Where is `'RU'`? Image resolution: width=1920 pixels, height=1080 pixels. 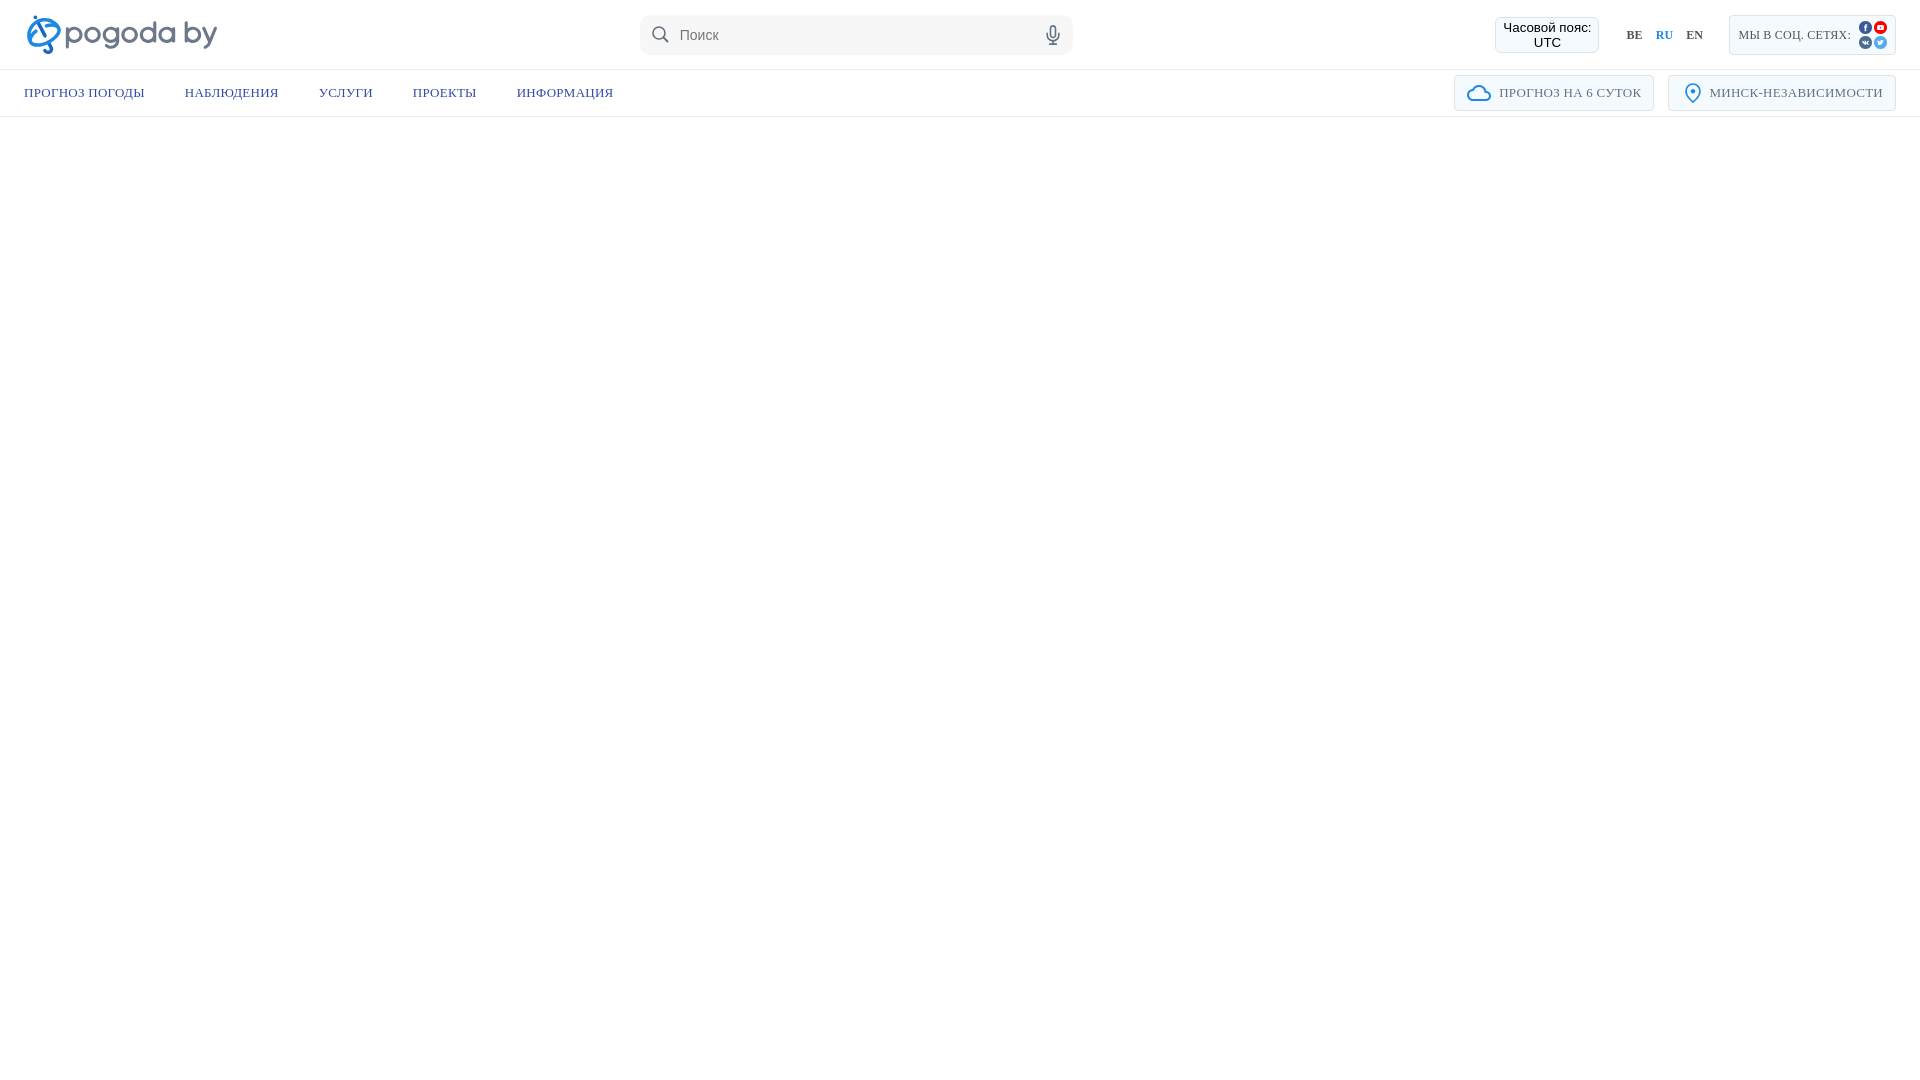 'RU' is located at coordinates (1664, 34).